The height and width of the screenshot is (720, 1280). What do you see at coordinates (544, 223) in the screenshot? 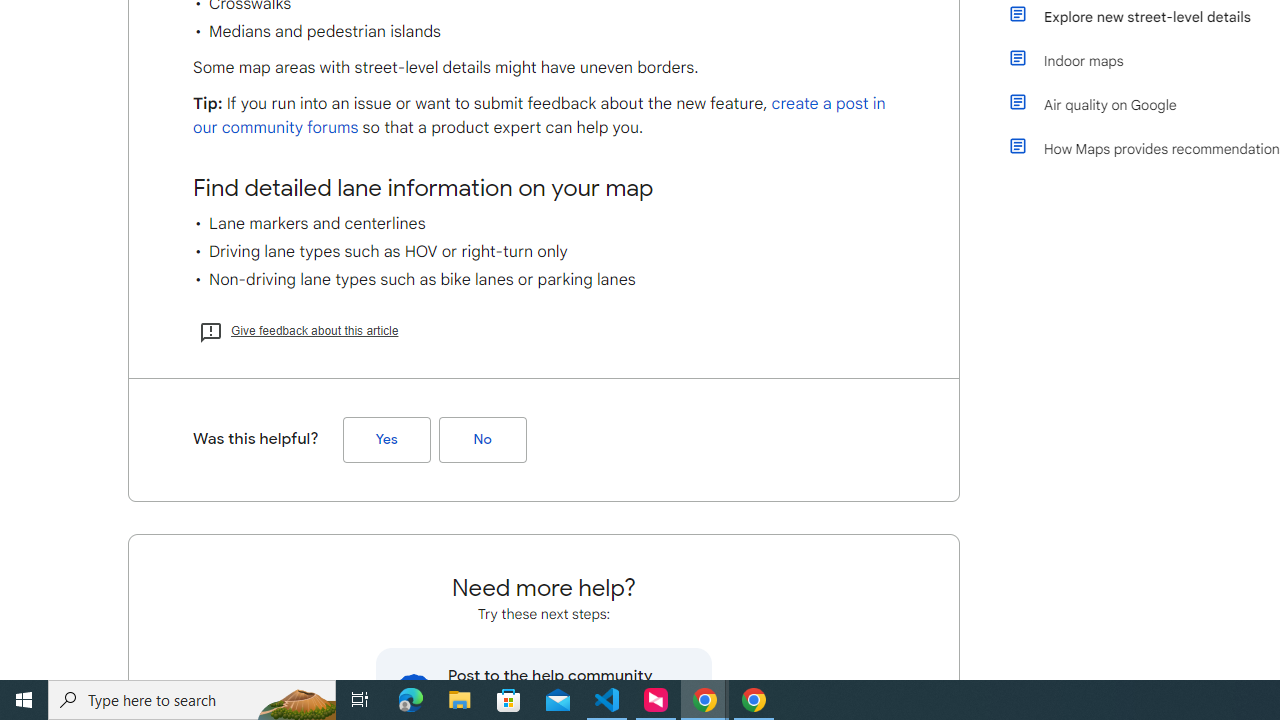
I see `'Lane markers and centerlines'` at bounding box center [544, 223].